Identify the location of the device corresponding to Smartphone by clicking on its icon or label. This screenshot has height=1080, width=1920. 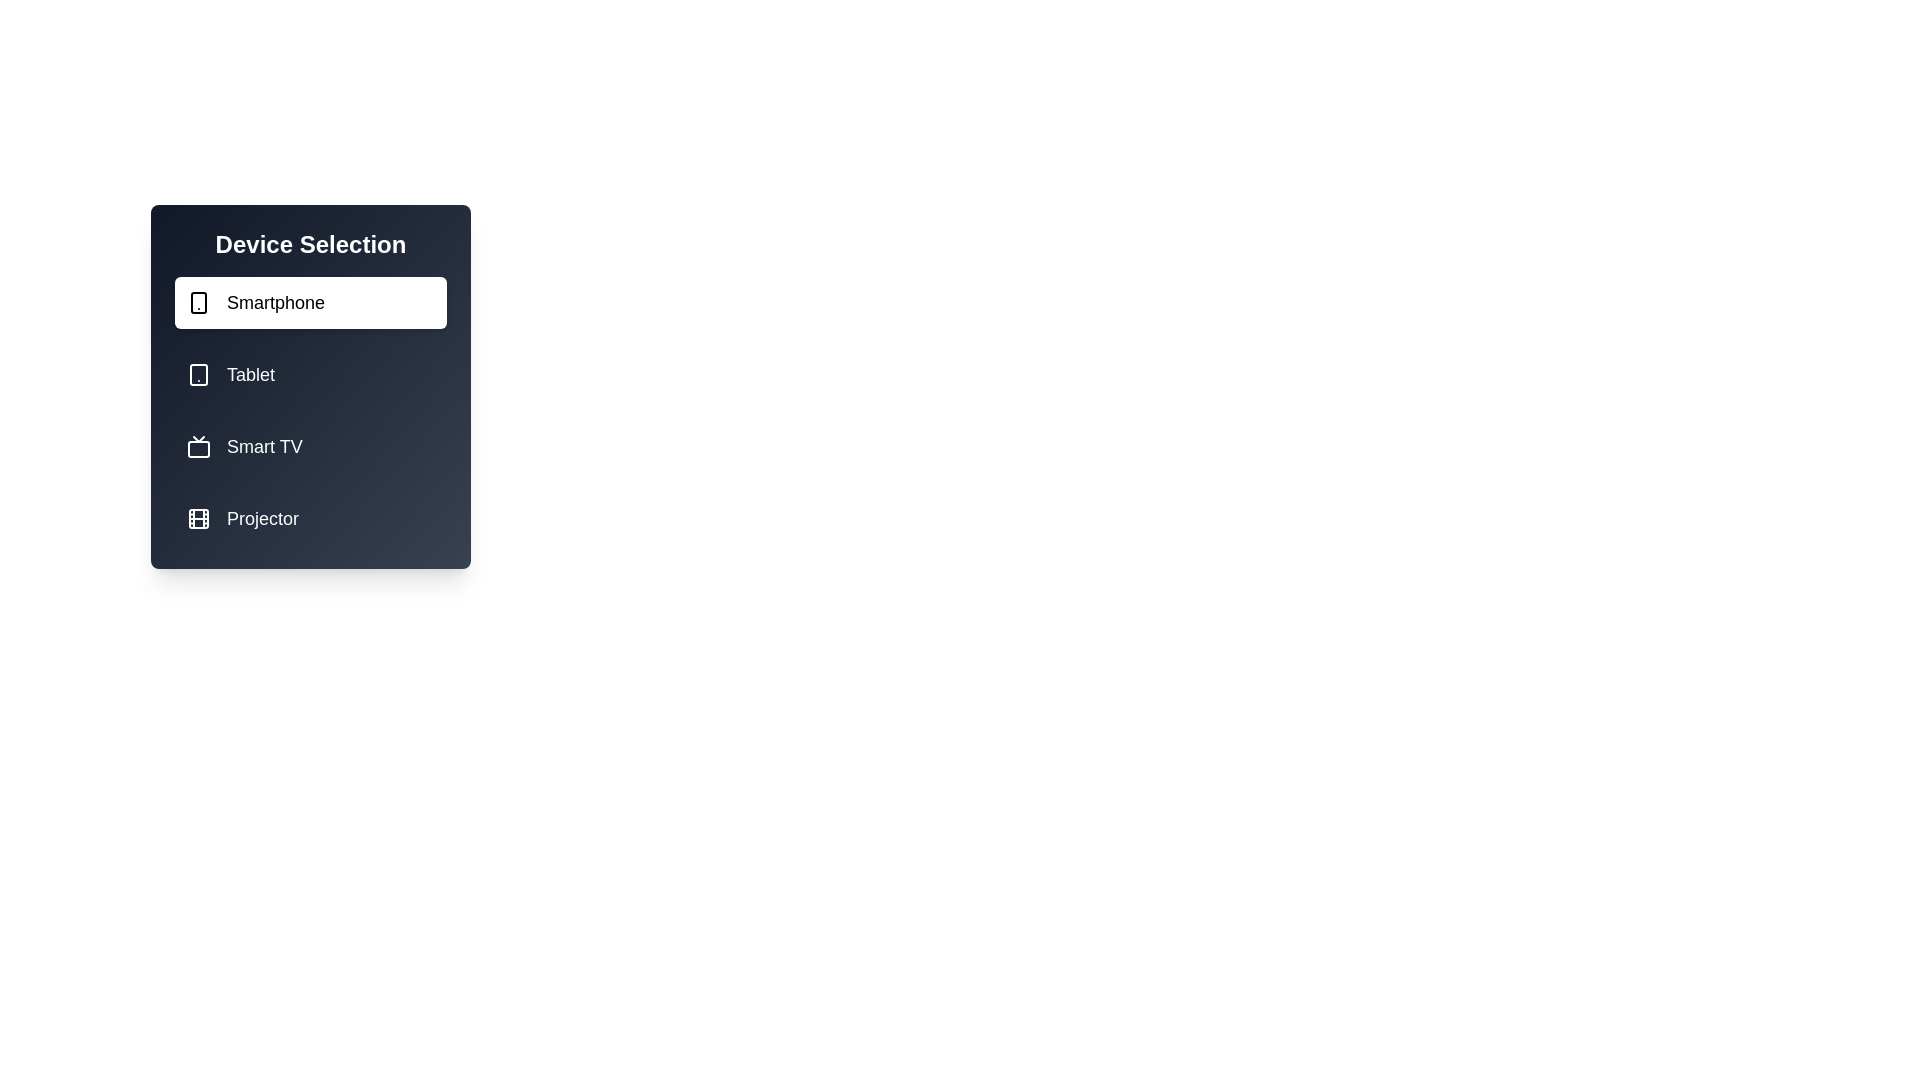
(310, 303).